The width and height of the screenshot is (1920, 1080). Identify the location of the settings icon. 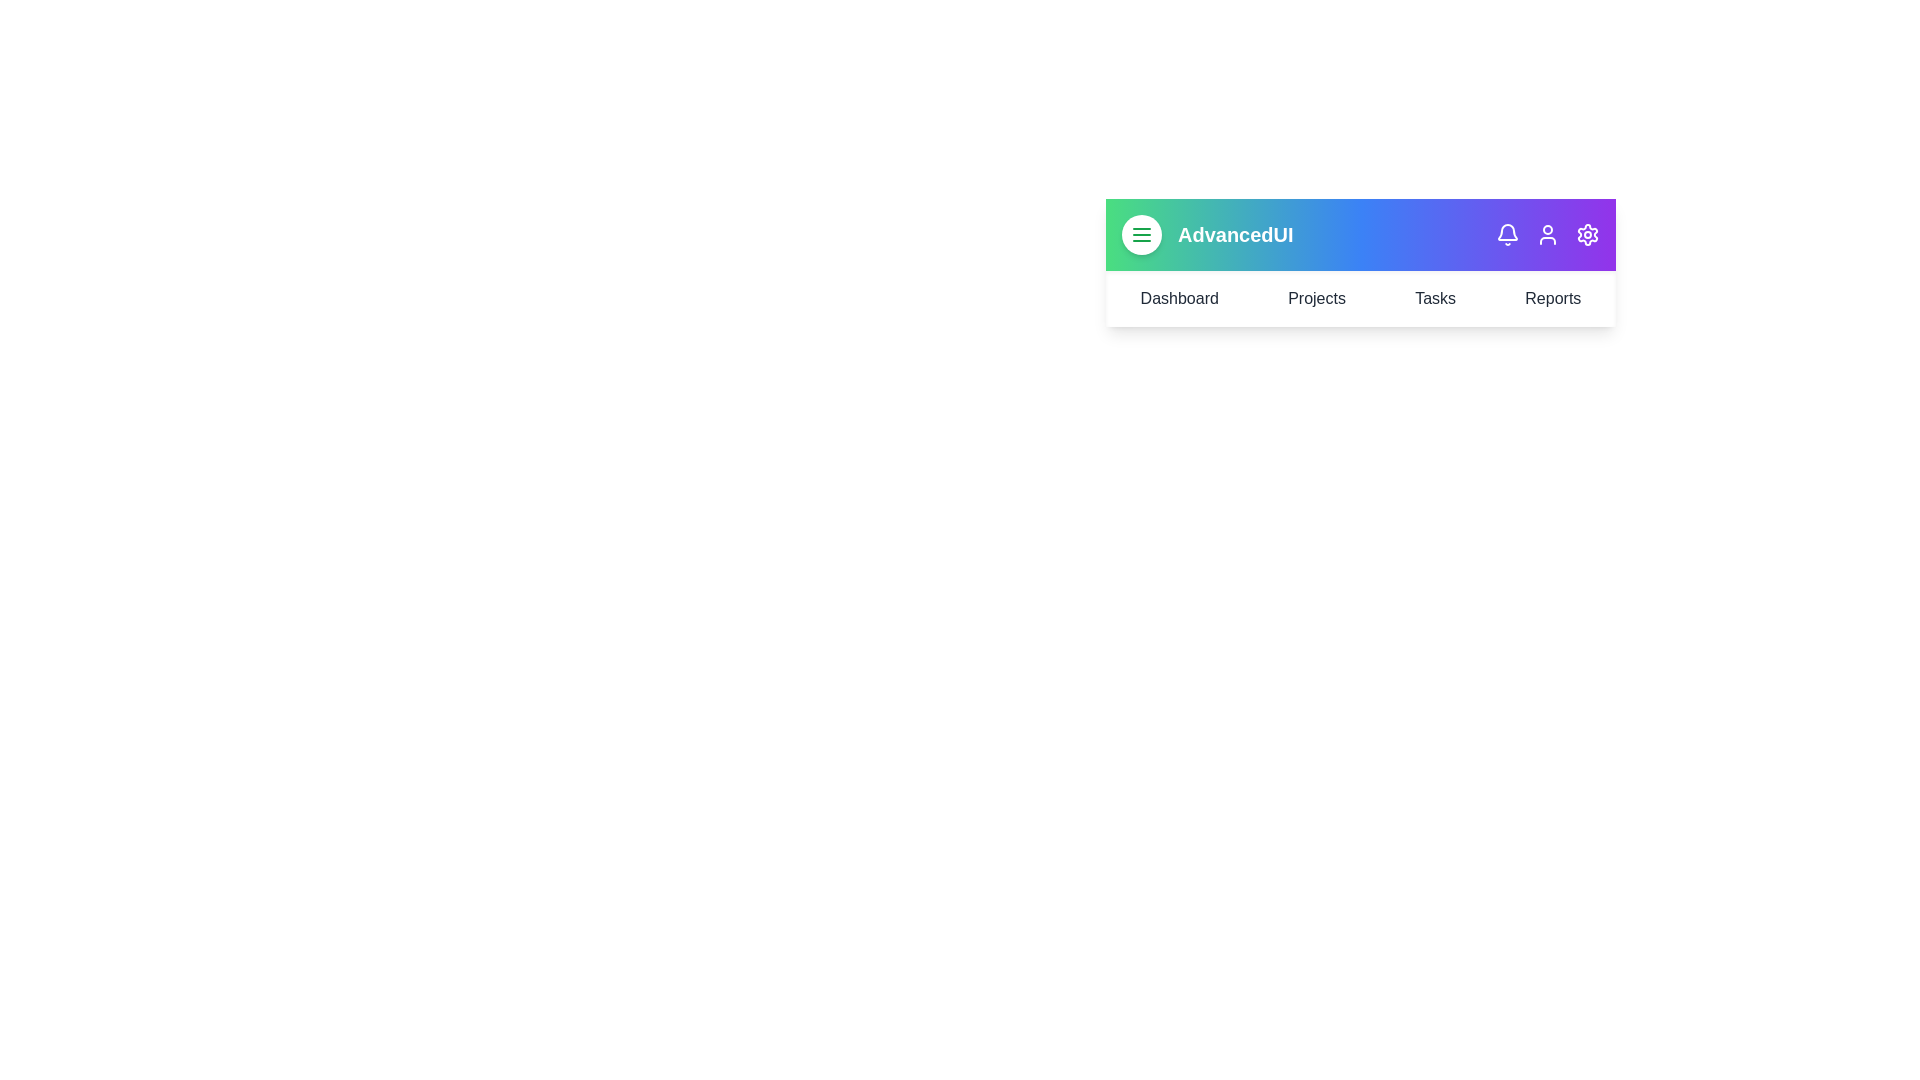
(1587, 234).